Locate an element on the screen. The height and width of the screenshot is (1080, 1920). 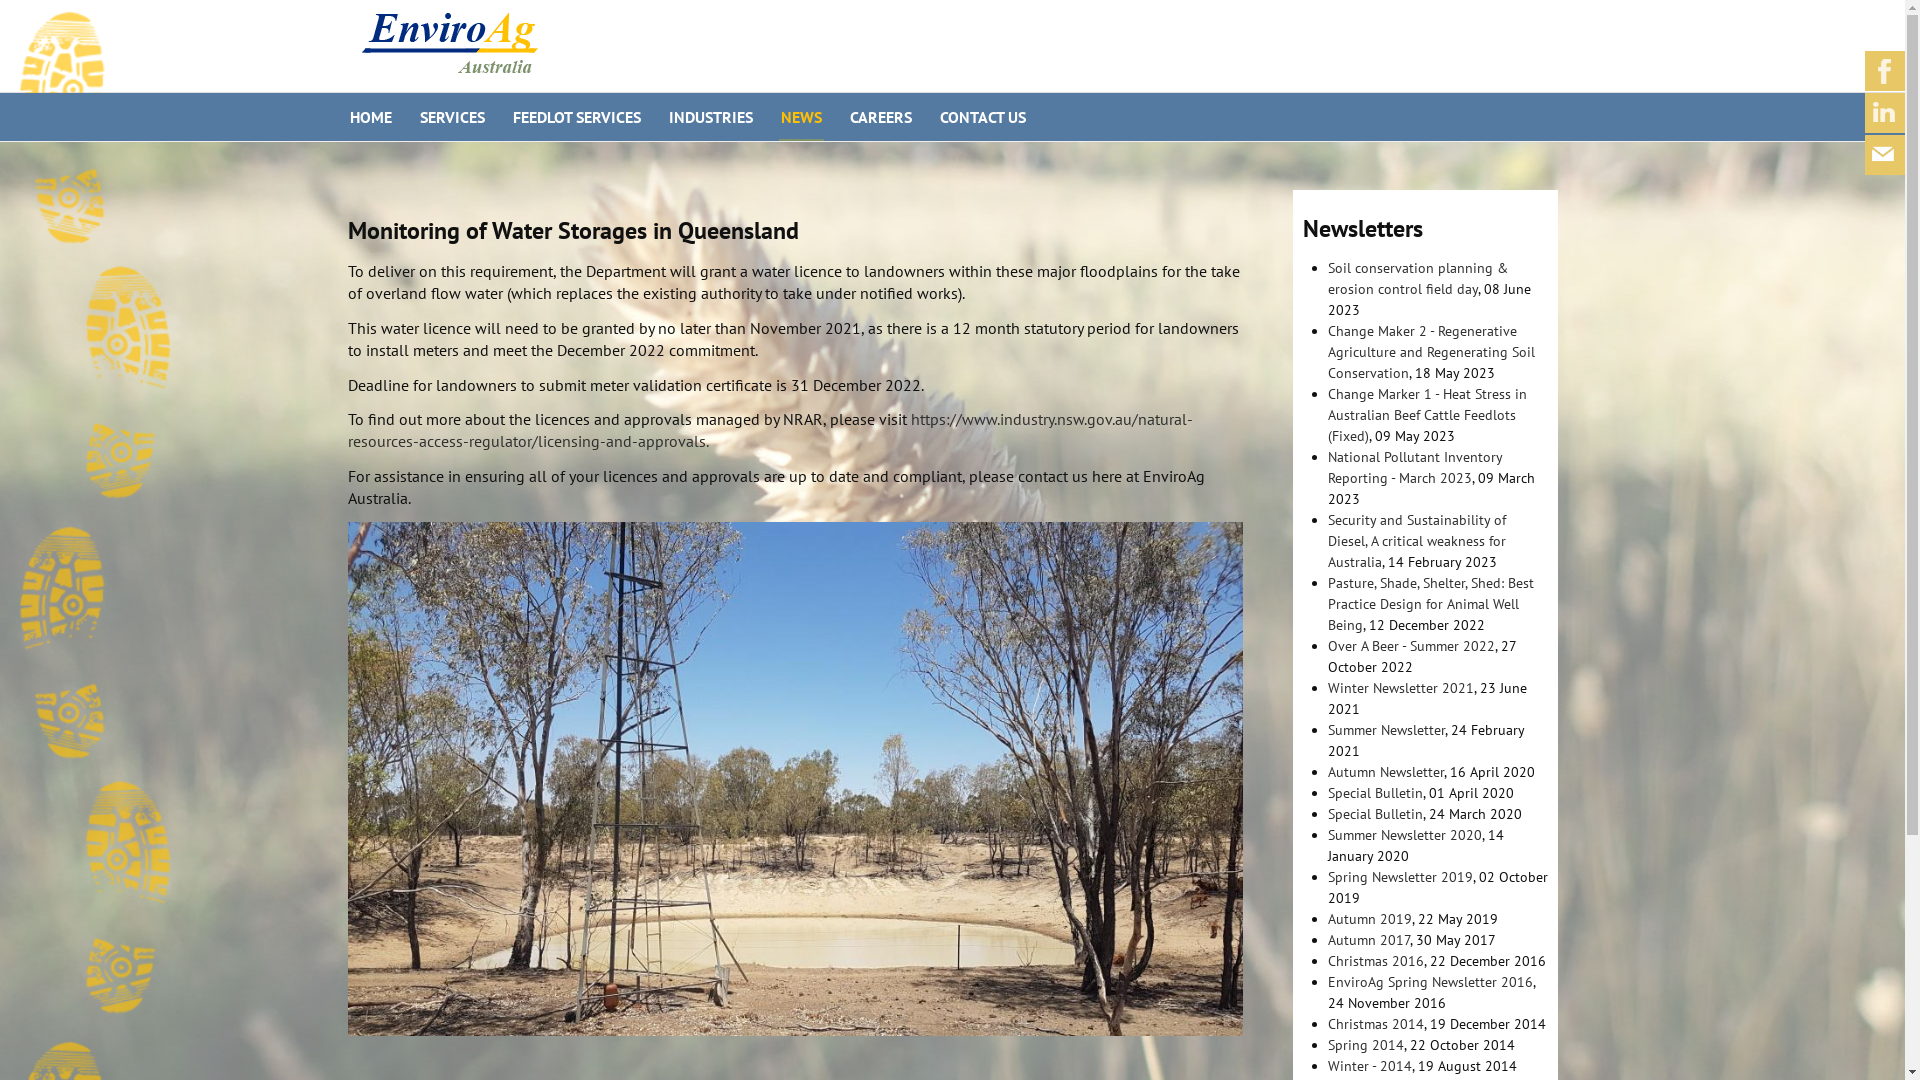
'CAREERS' is located at coordinates (880, 116).